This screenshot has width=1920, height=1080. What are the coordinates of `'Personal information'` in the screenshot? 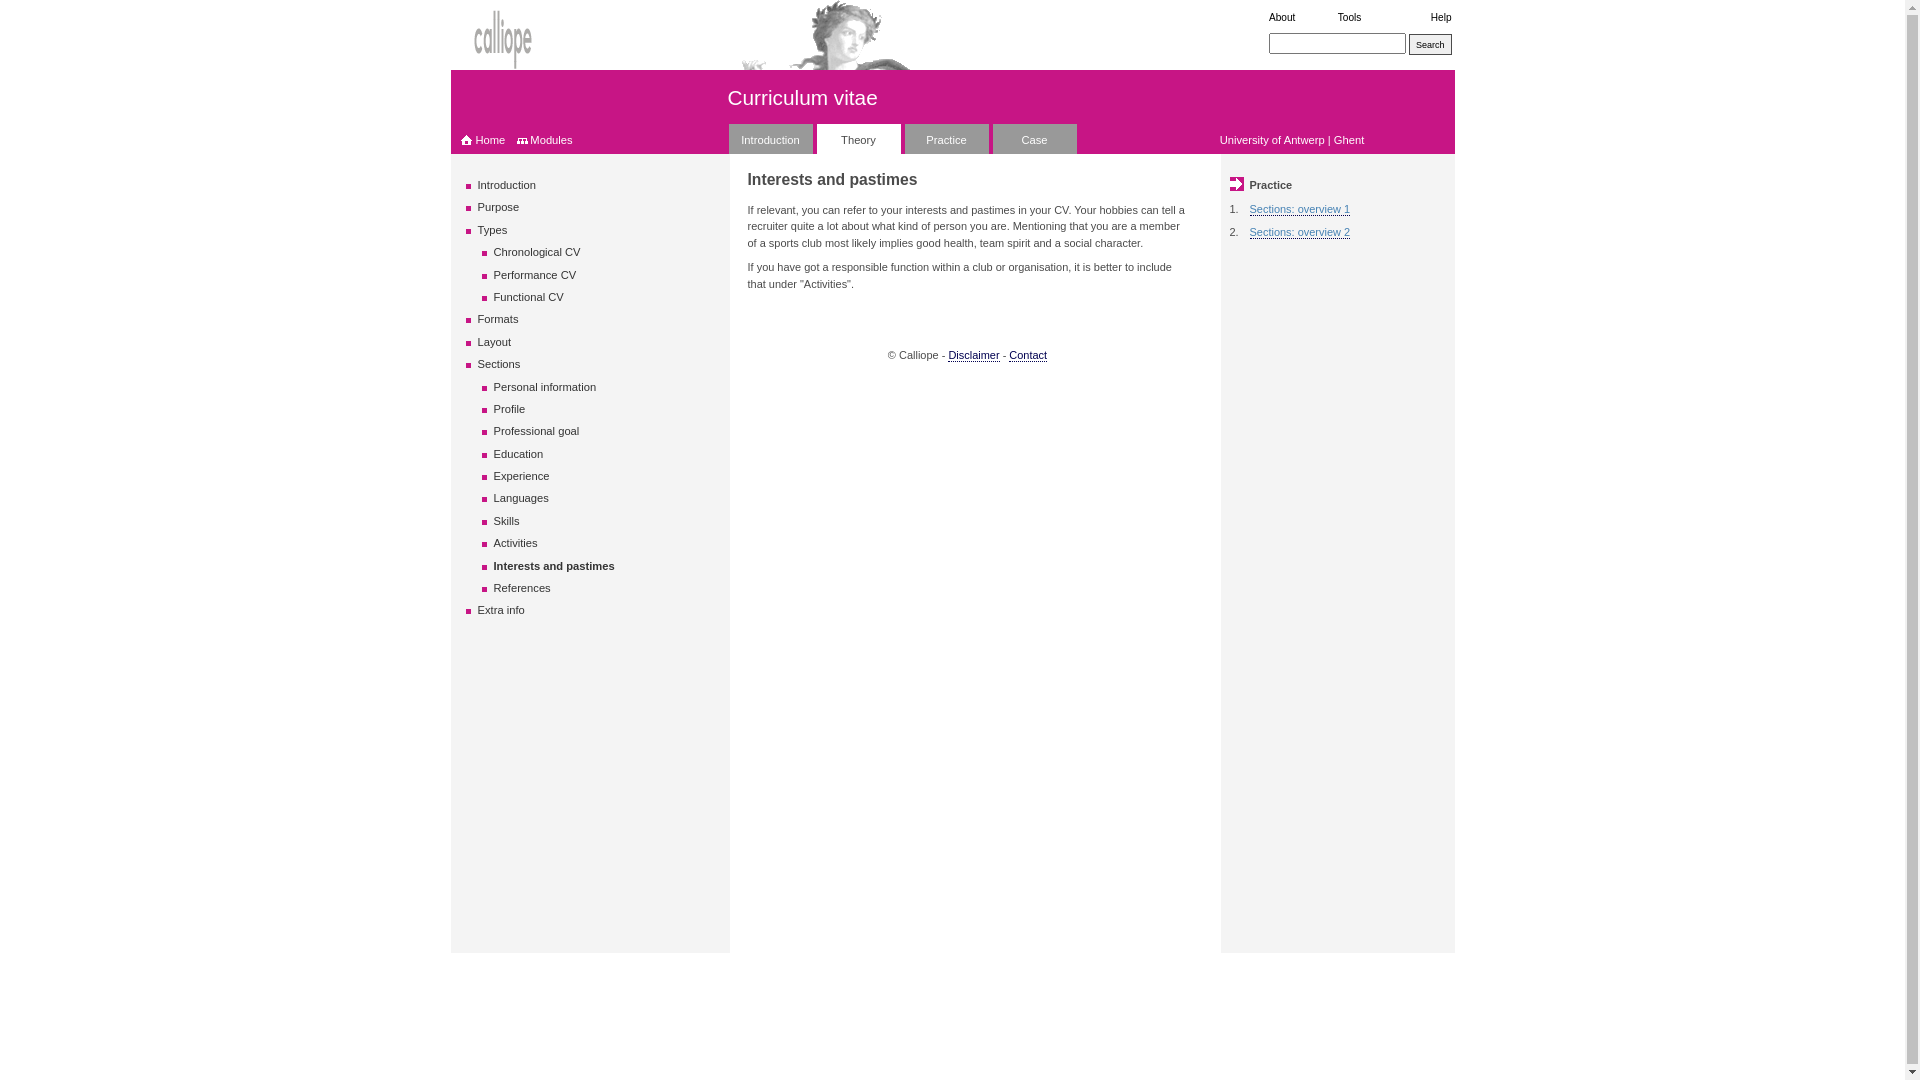 It's located at (494, 386).